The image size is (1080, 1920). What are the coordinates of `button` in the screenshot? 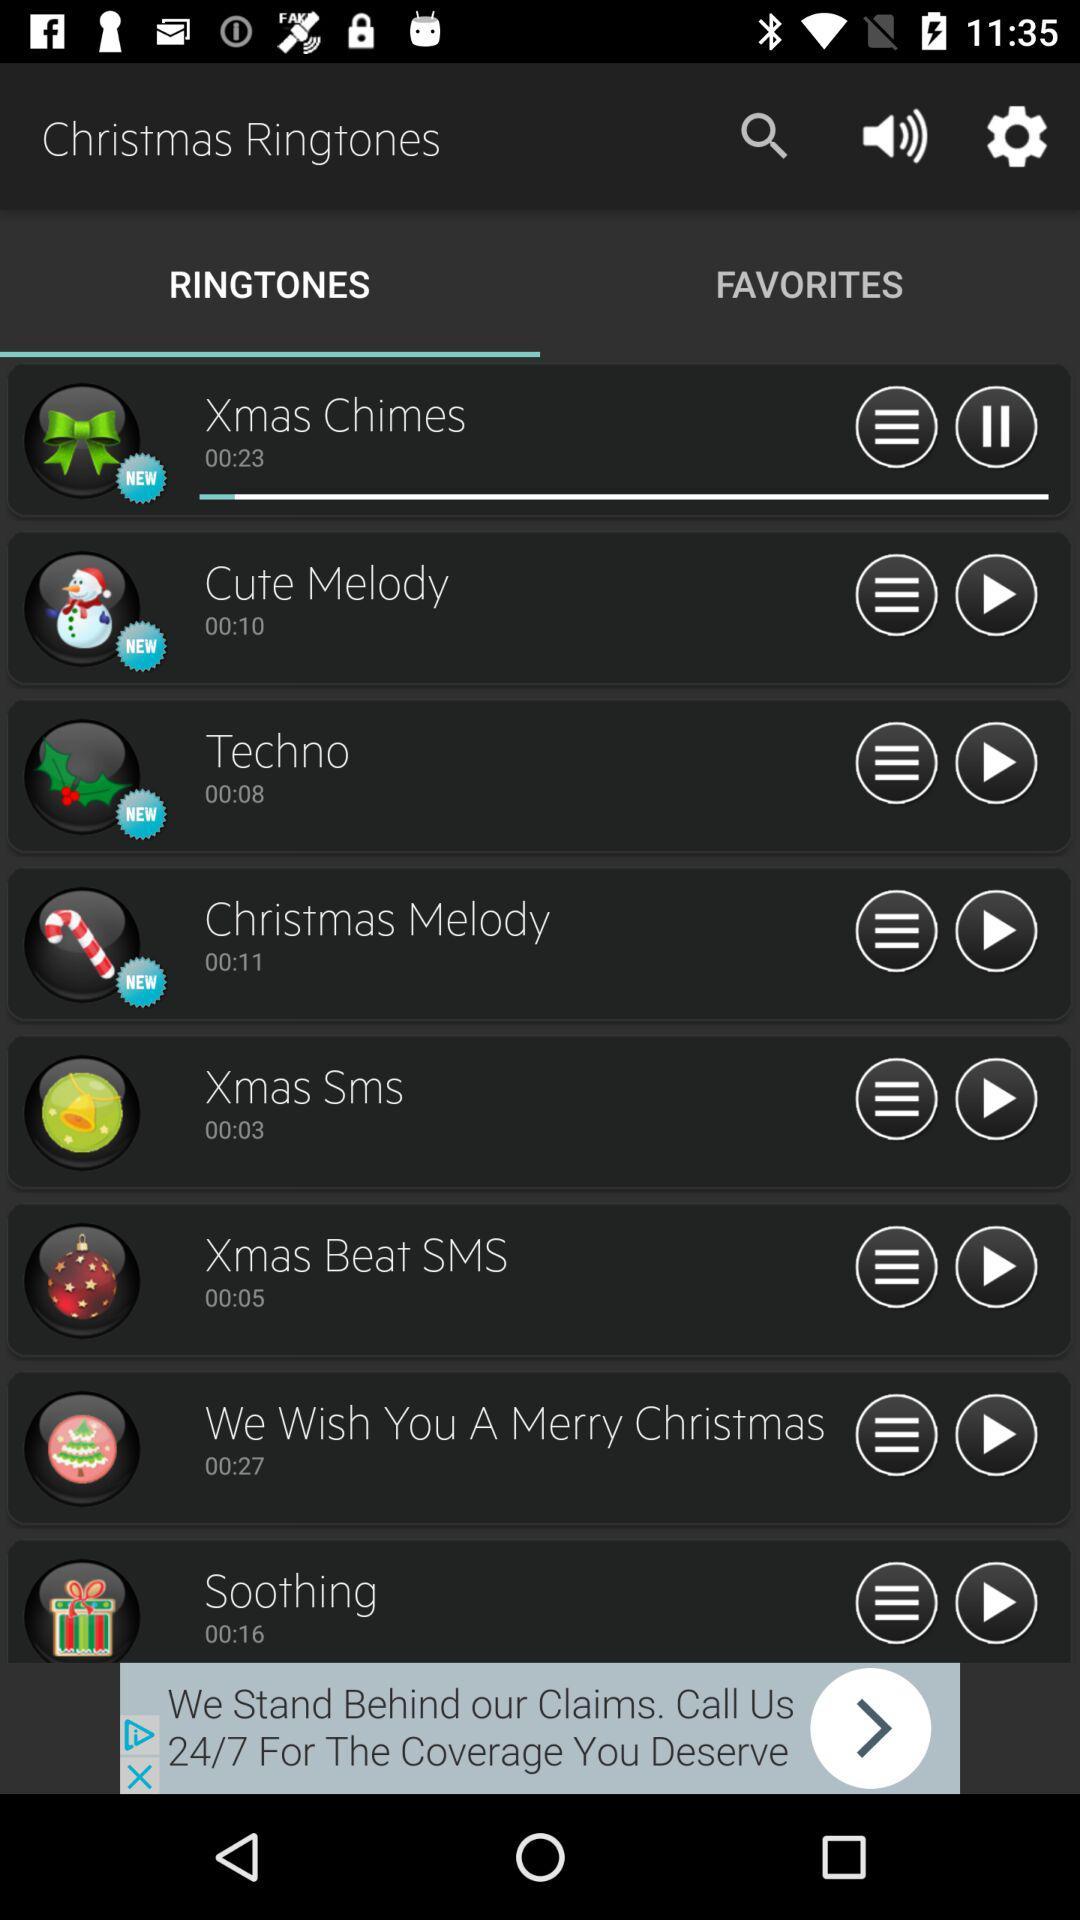 It's located at (995, 1604).